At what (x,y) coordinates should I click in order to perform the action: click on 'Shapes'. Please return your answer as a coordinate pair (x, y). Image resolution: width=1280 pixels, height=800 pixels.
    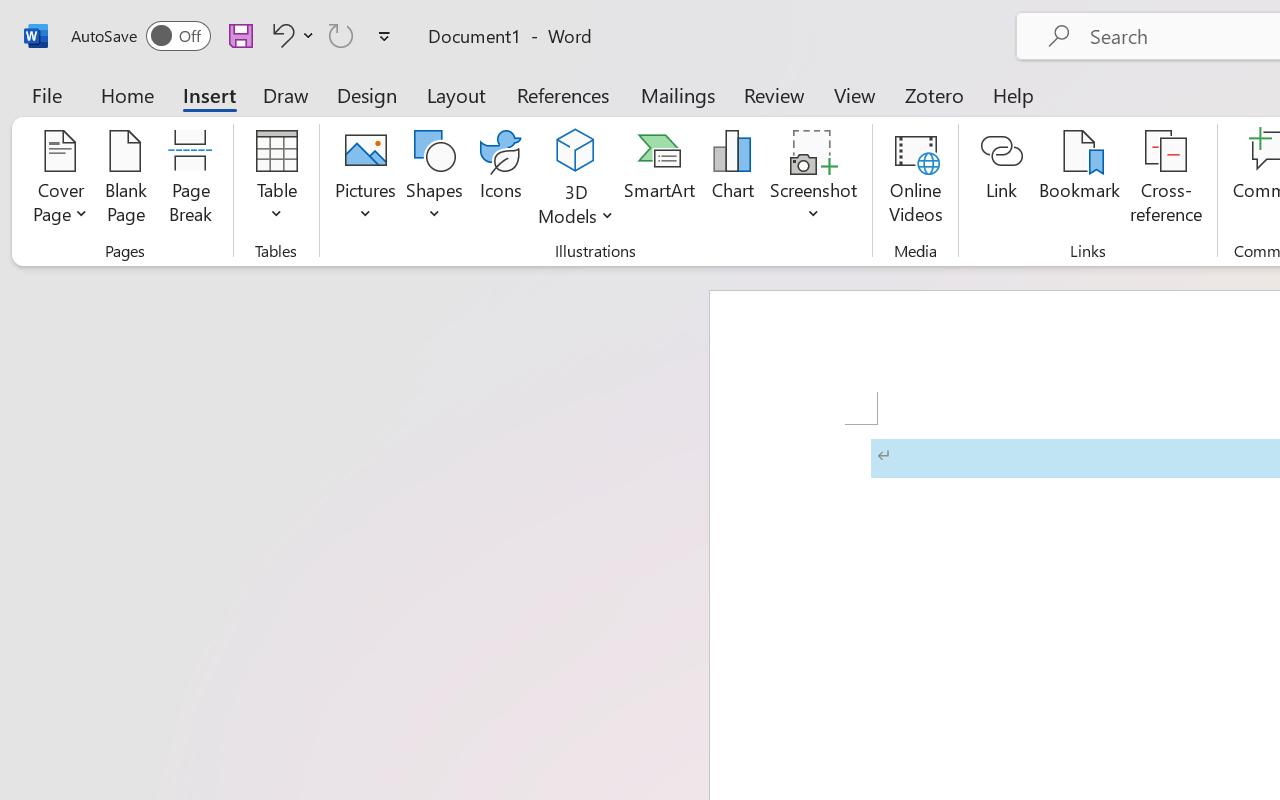
    Looking at the image, I should click on (434, 179).